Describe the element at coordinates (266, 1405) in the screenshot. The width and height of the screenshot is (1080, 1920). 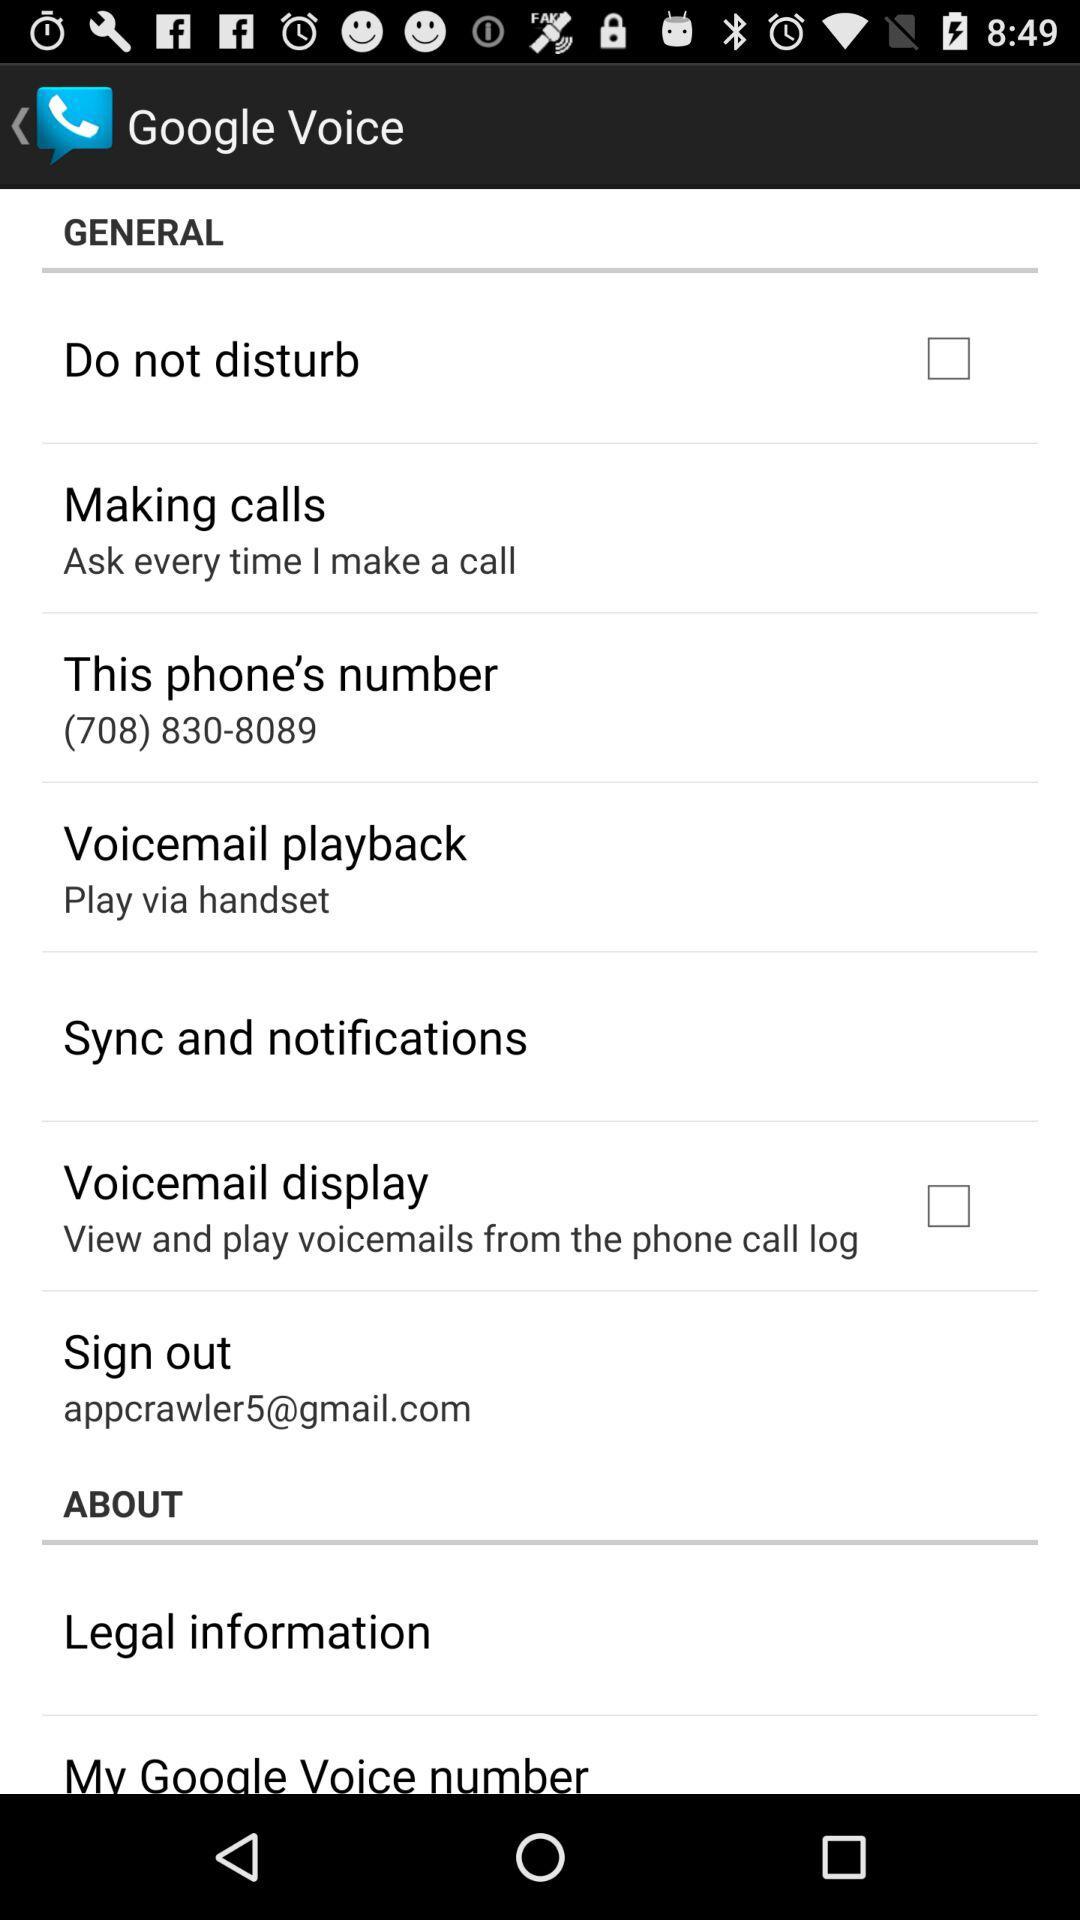
I see `the icon above about app` at that location.